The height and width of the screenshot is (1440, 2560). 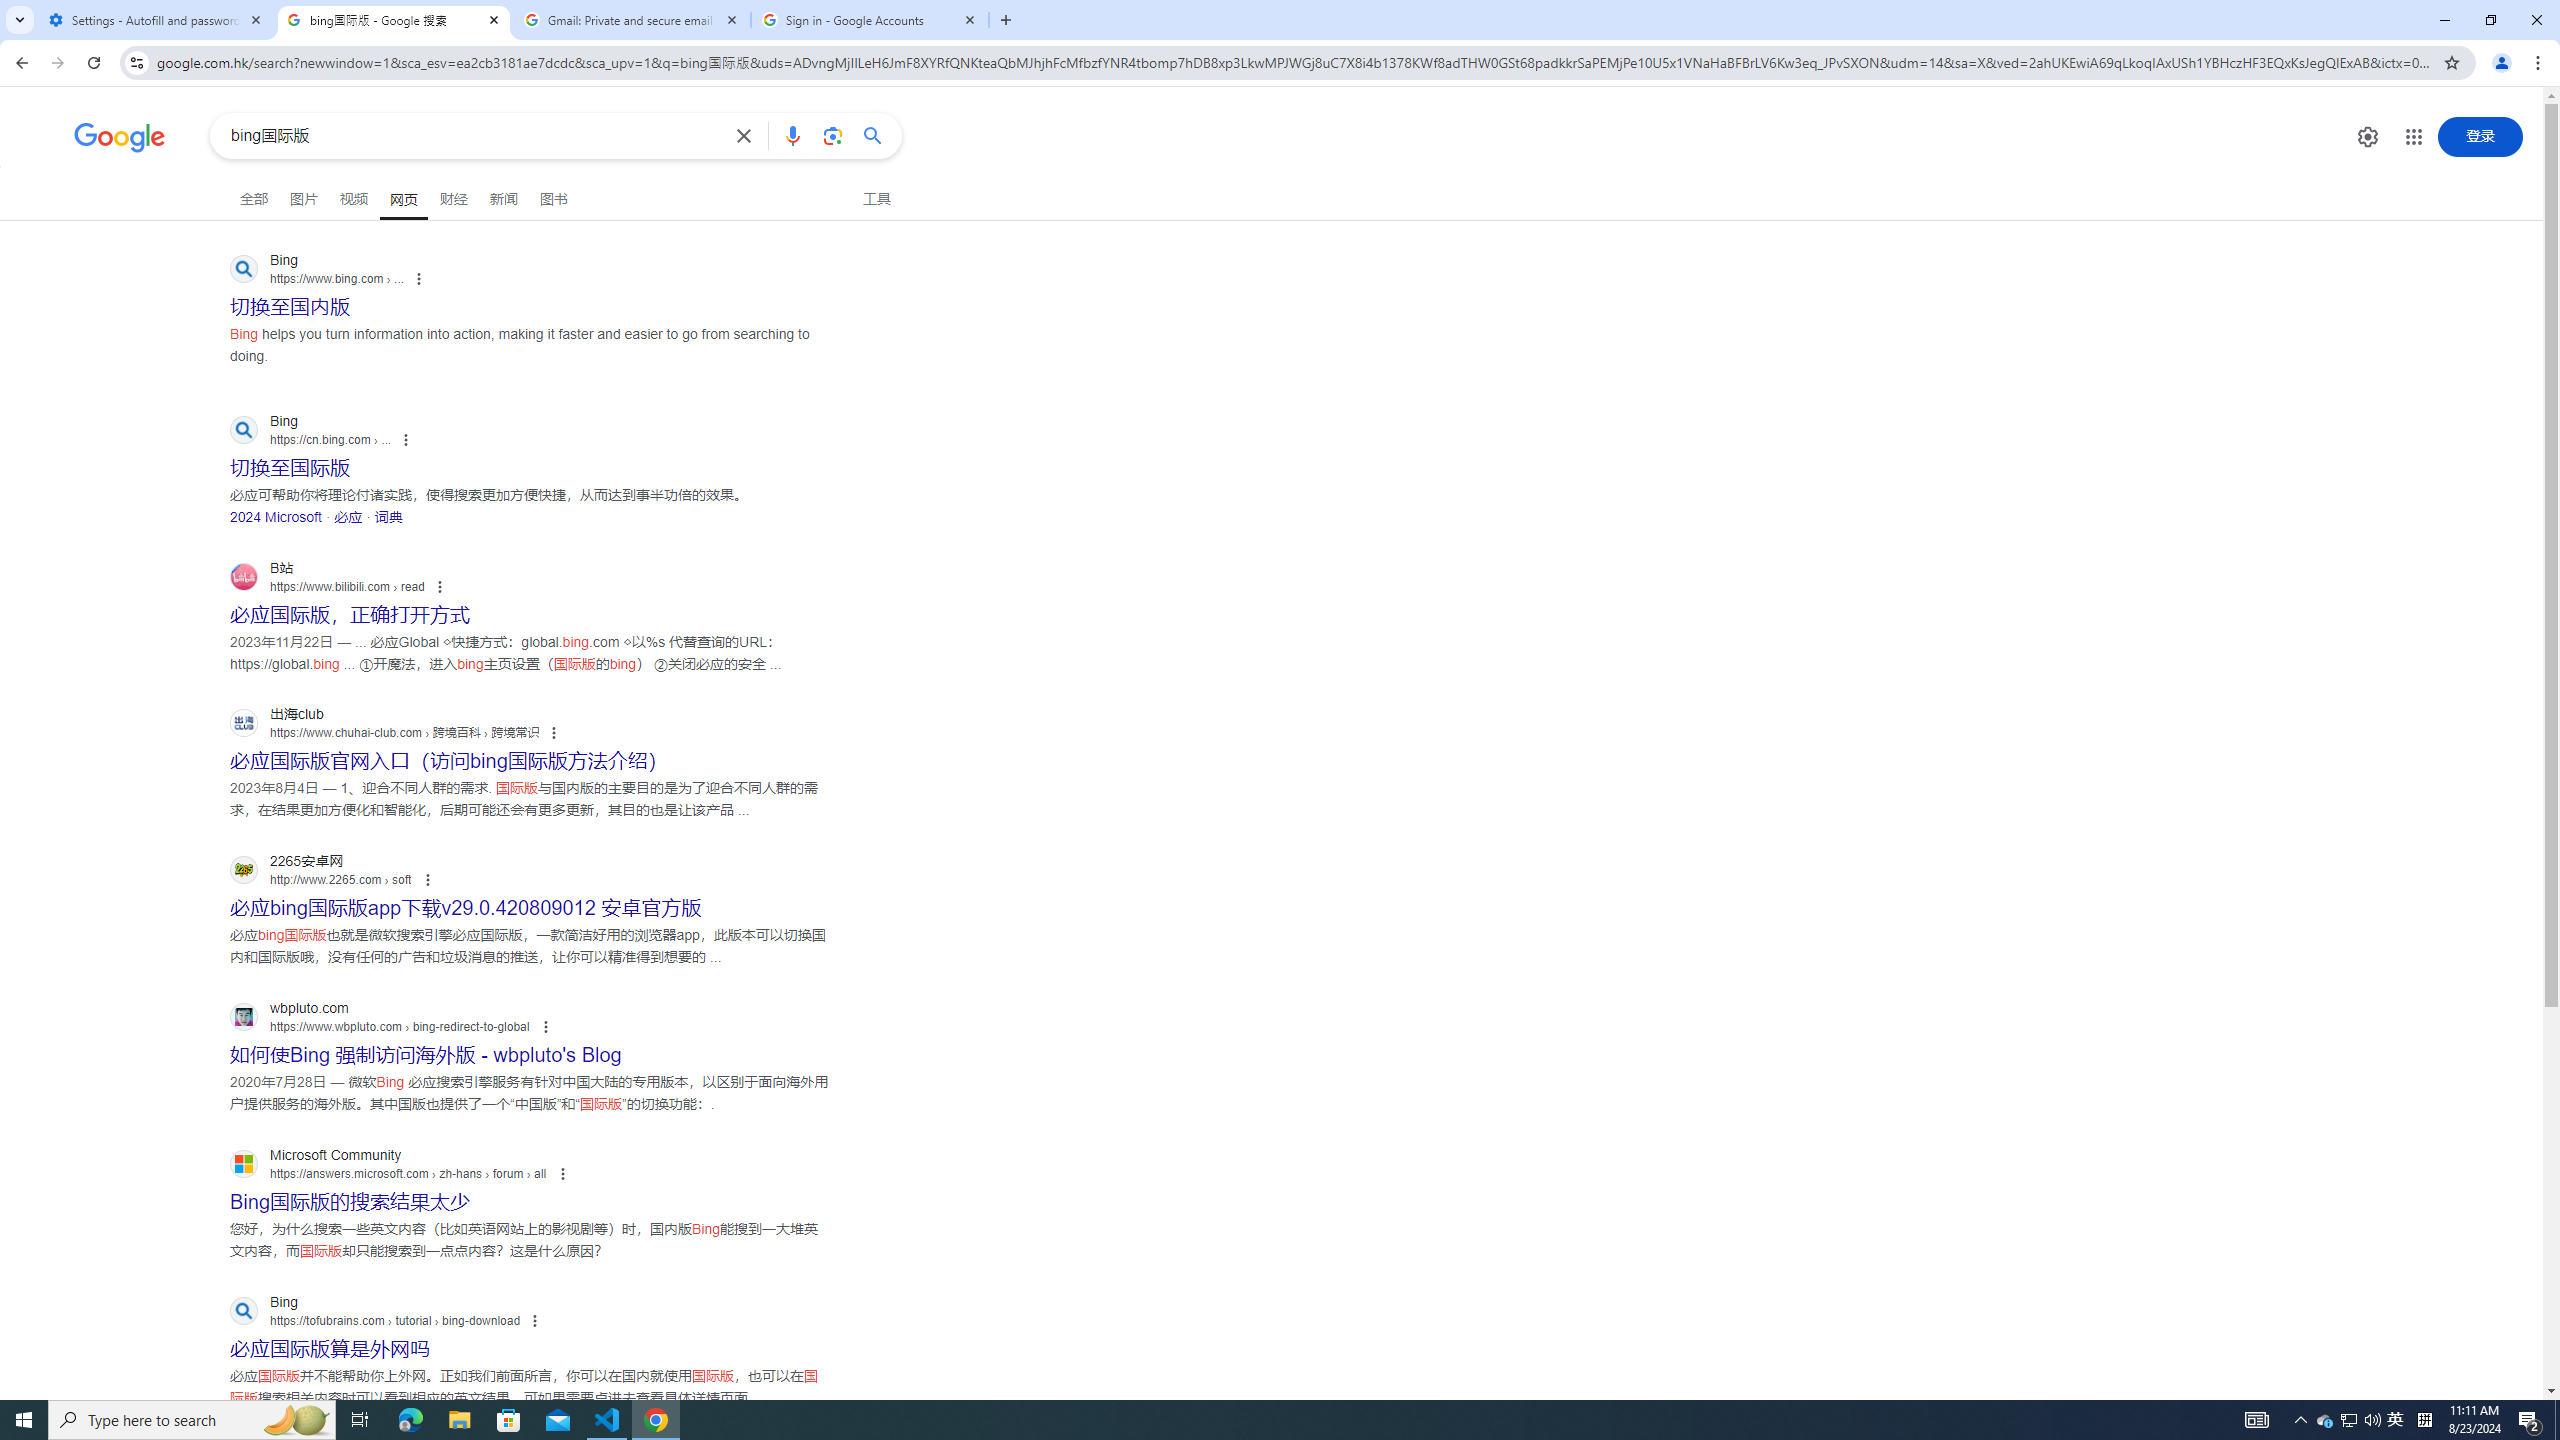 What do you see at coordinates (2502, 62) in the screenshot?
I see `'You'` at bounding box center [2502, 62].